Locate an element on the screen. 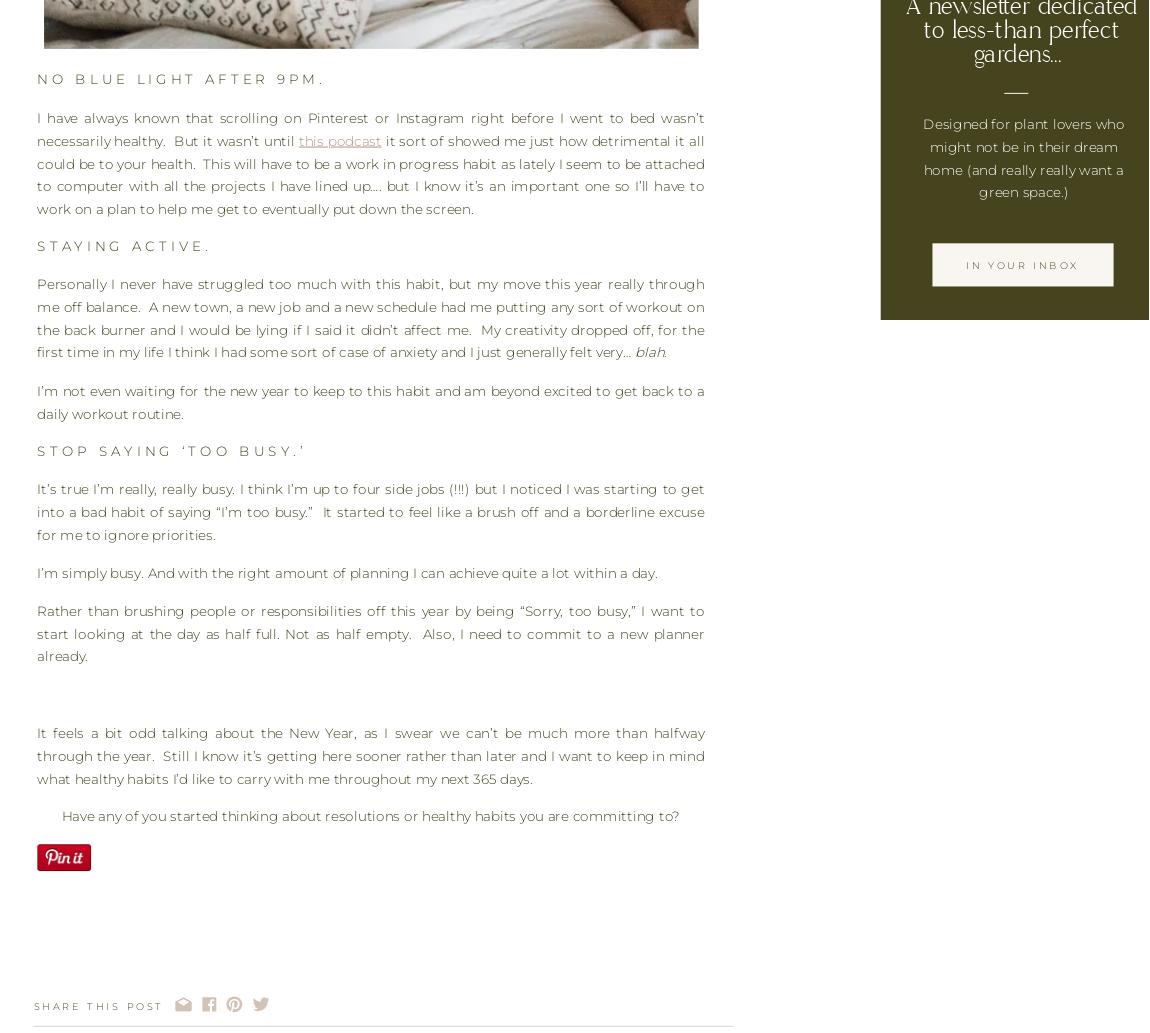 The width and height of the screenshot is (1150, 1033). 'it sort of showed me just how detrimental it all could be to your health.  This will have to be a work in progress habit as lately I seem to be attached to computer with all the projects I have lined up…. but I know it’s an important one so I’ll have to work on a plan to help me get to eventually put down the screen.' is located at coordinates (36, 173).